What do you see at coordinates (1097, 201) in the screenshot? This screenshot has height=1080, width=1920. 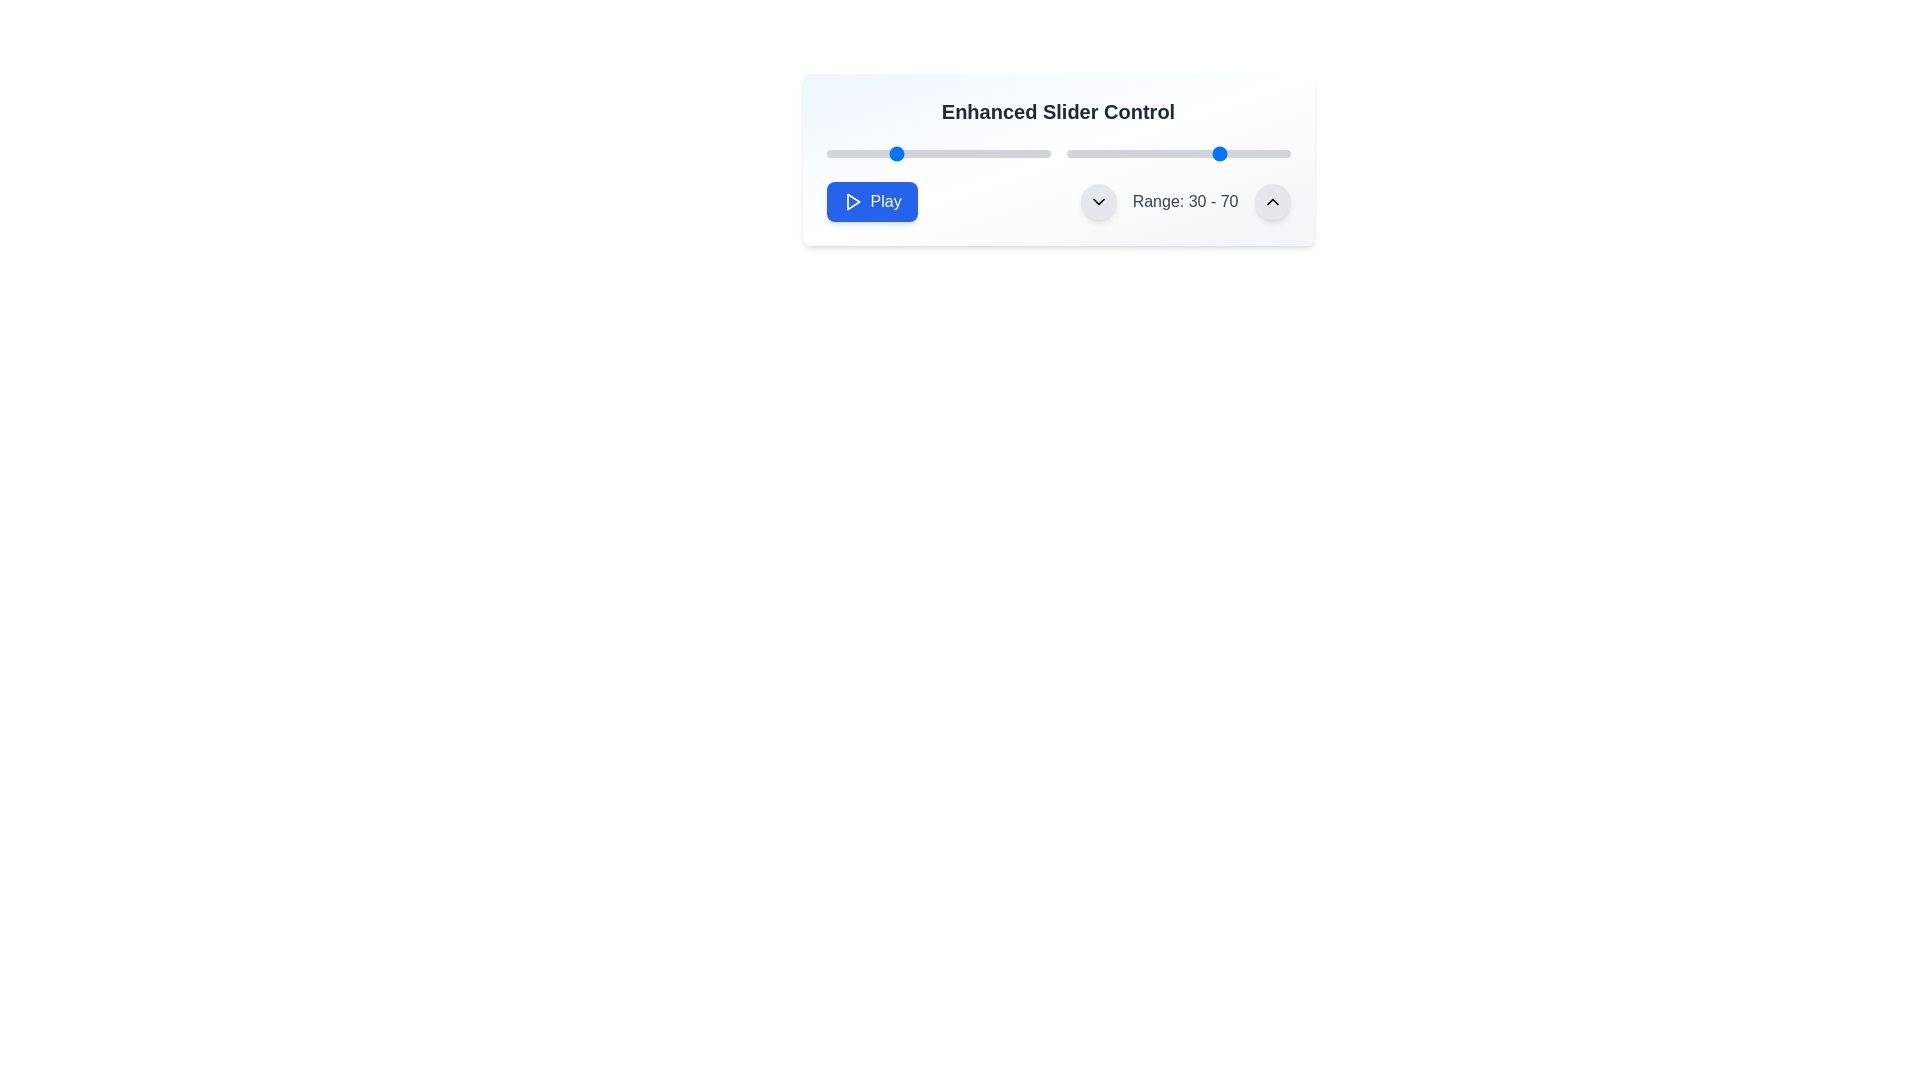 I see `the leftmost circular decrement button located to the left of the 'Range: 30 - 70' text` at bounding box center [1097, 201].